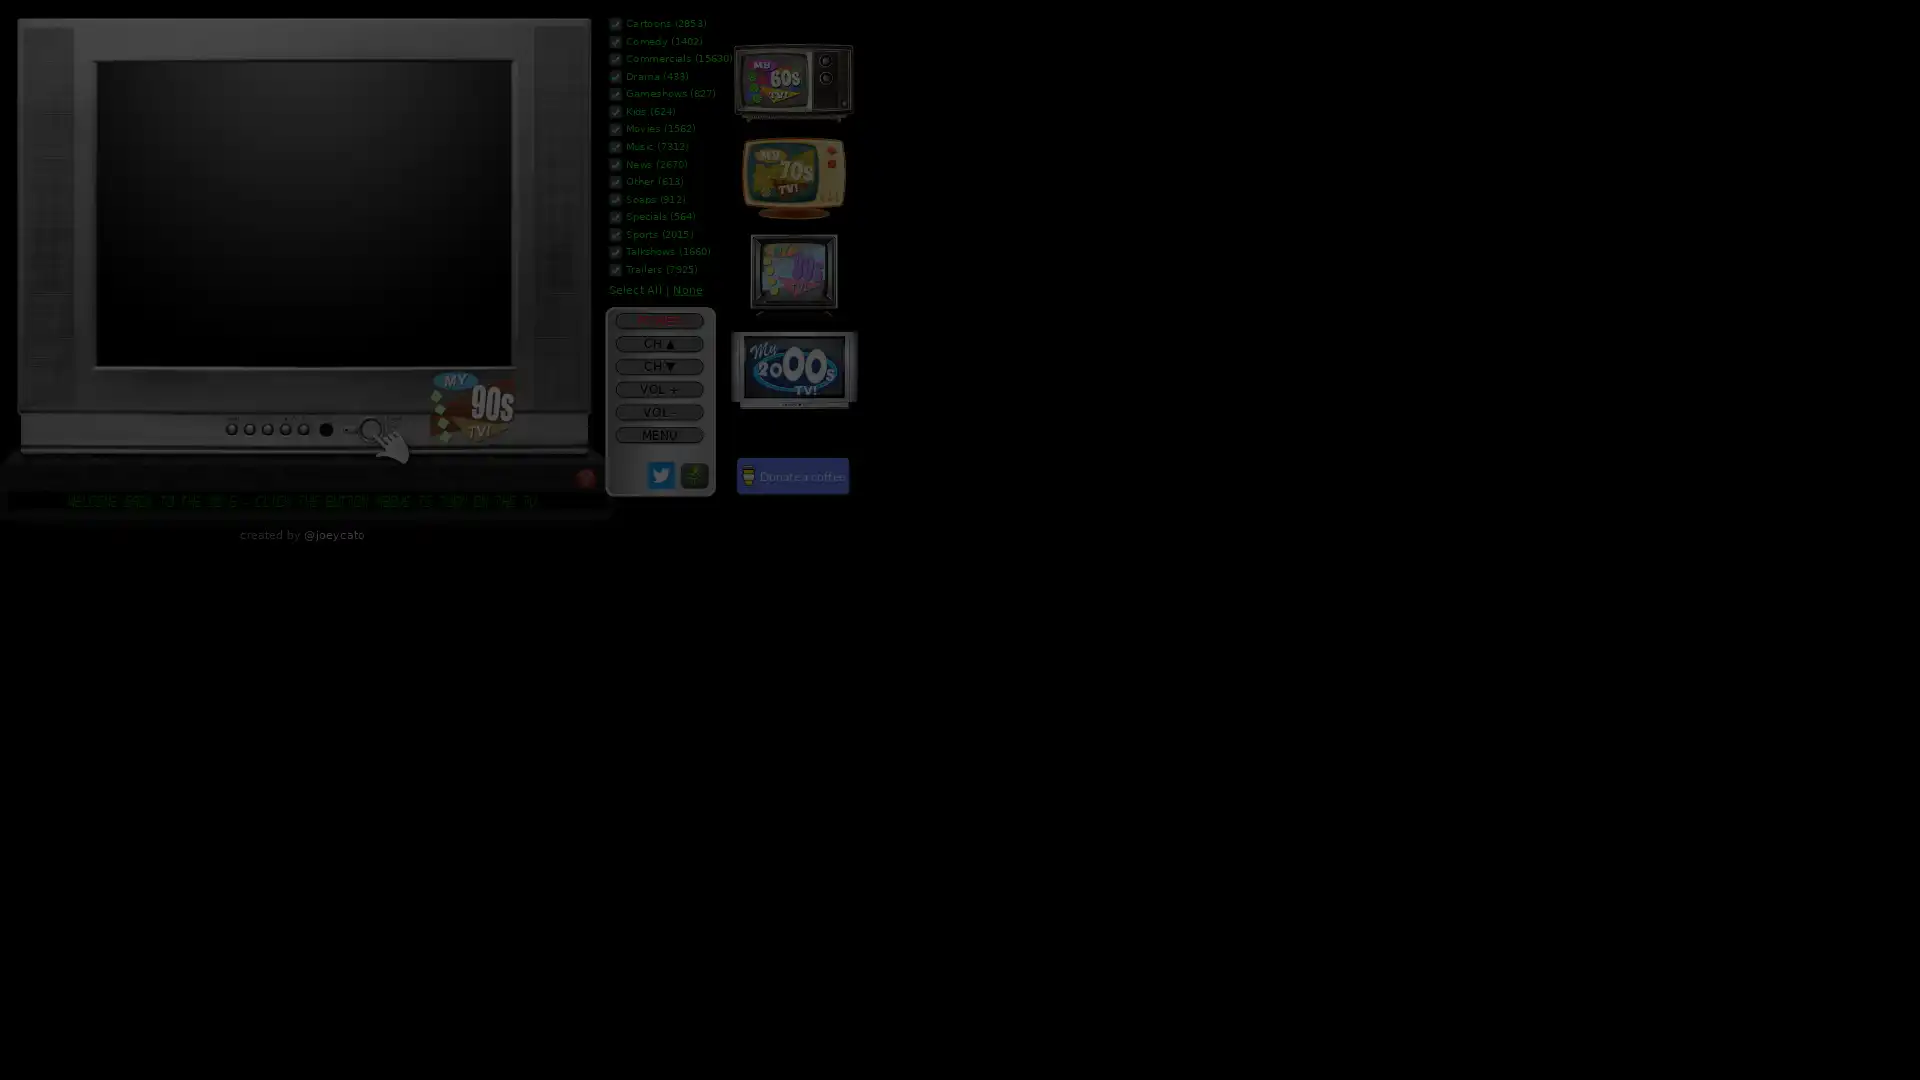 The image size is (1920, 1080). I want to click on VOL -, so click(658, 411).